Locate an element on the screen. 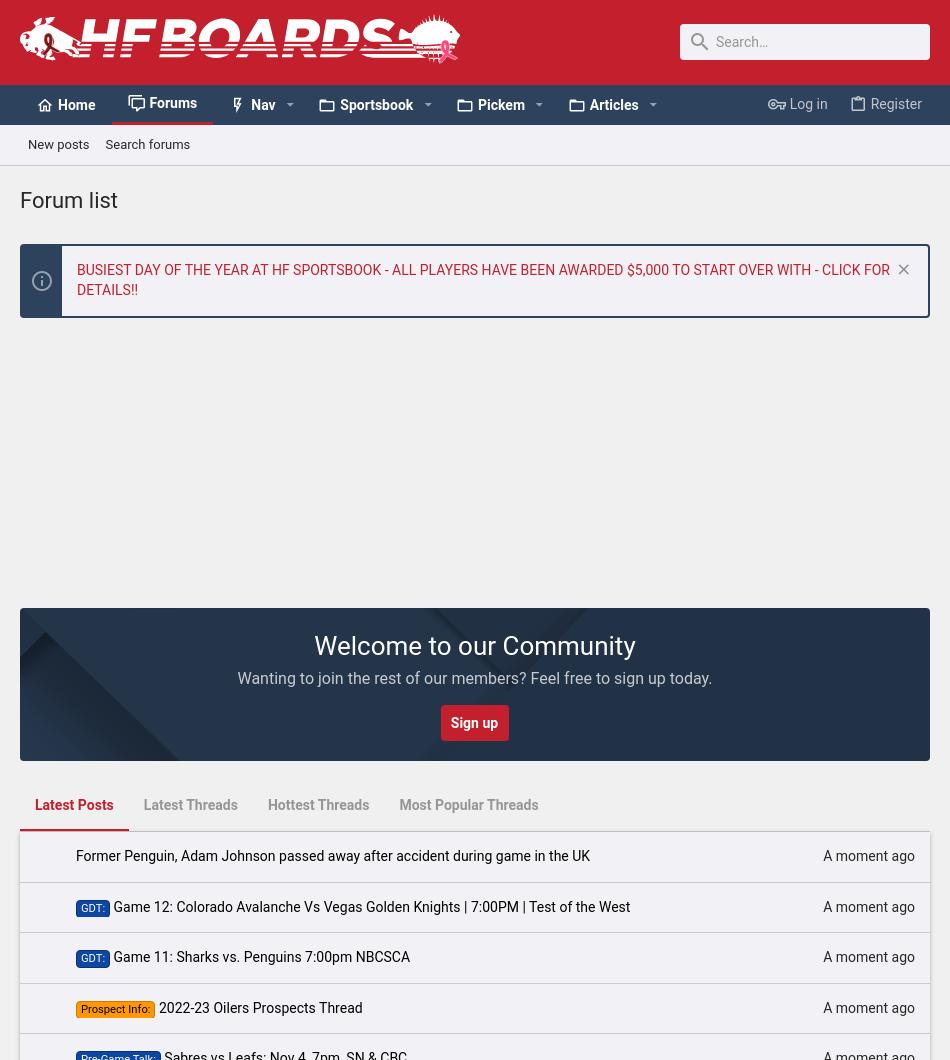 The image size is (950, 1060). 'Prospect Info:' is located at coordinates (115, 1007).